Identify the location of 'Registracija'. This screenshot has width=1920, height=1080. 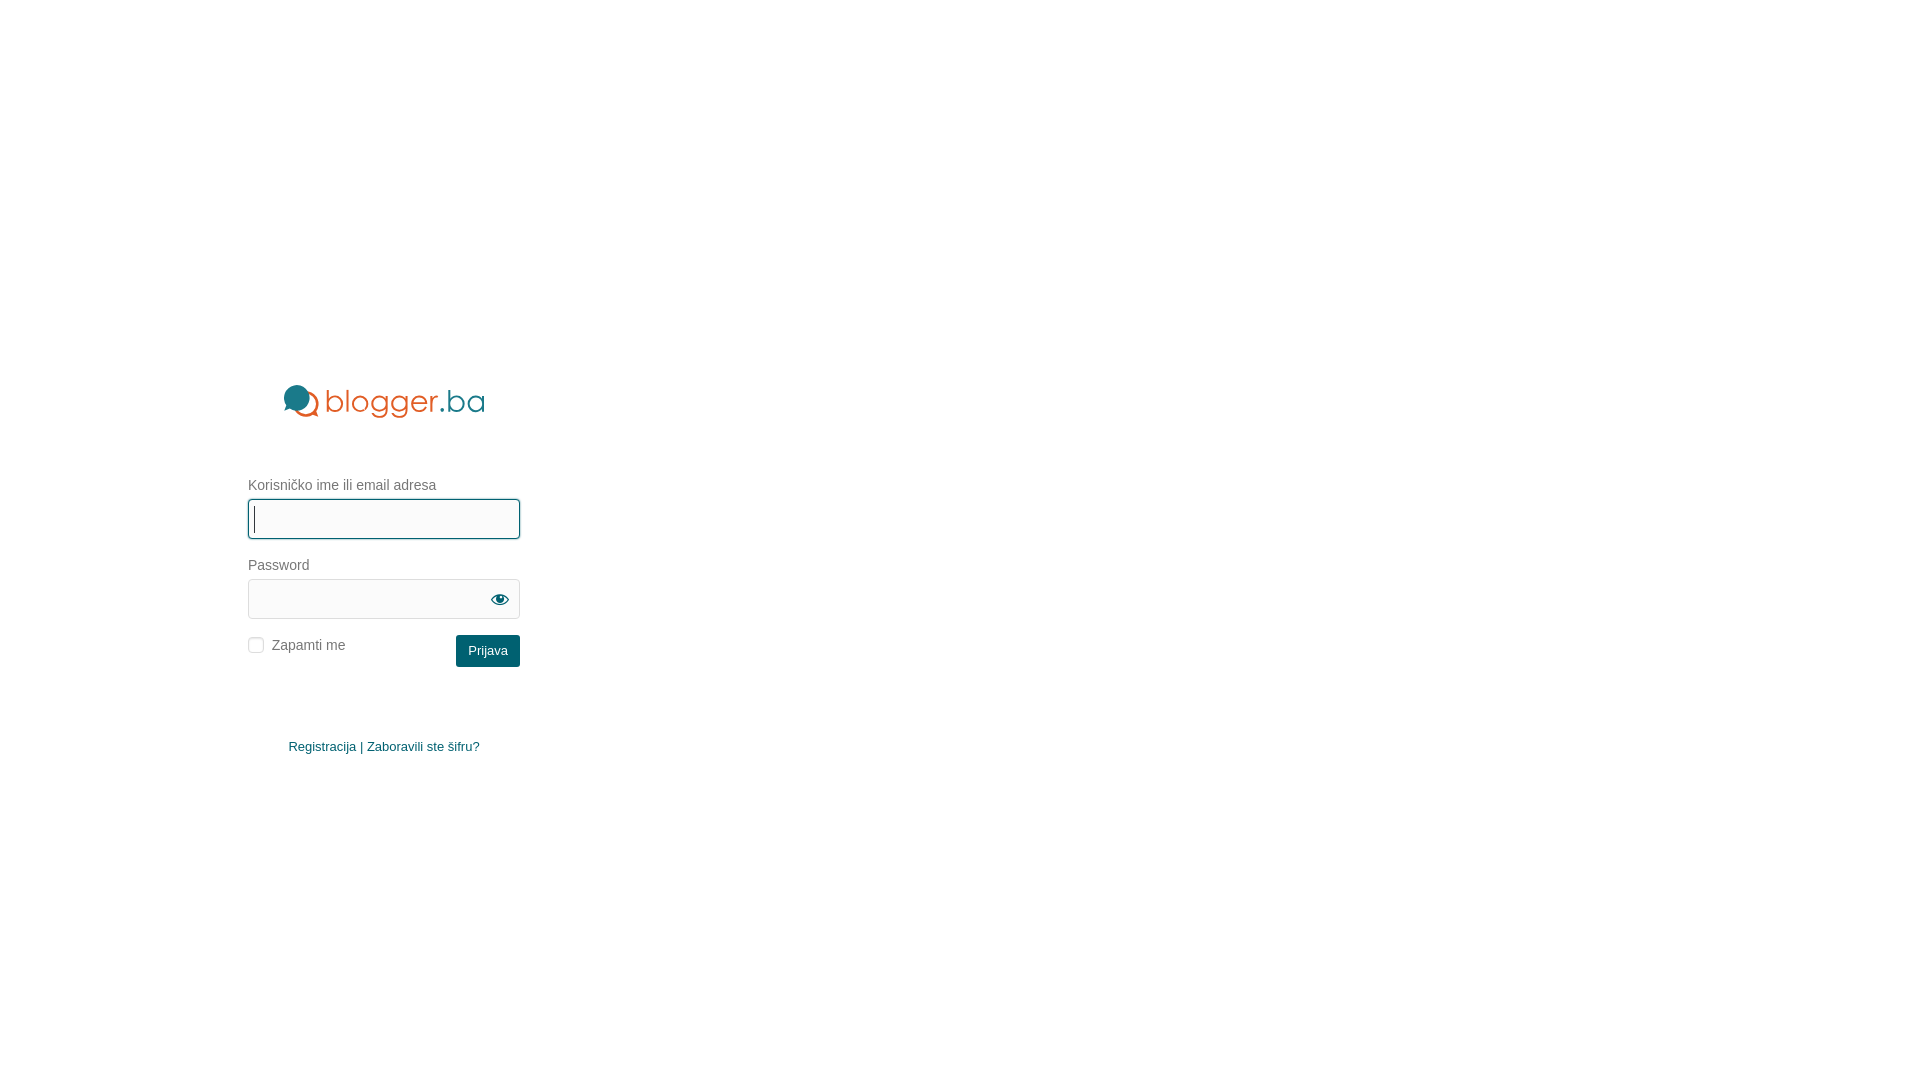
(321, 746).